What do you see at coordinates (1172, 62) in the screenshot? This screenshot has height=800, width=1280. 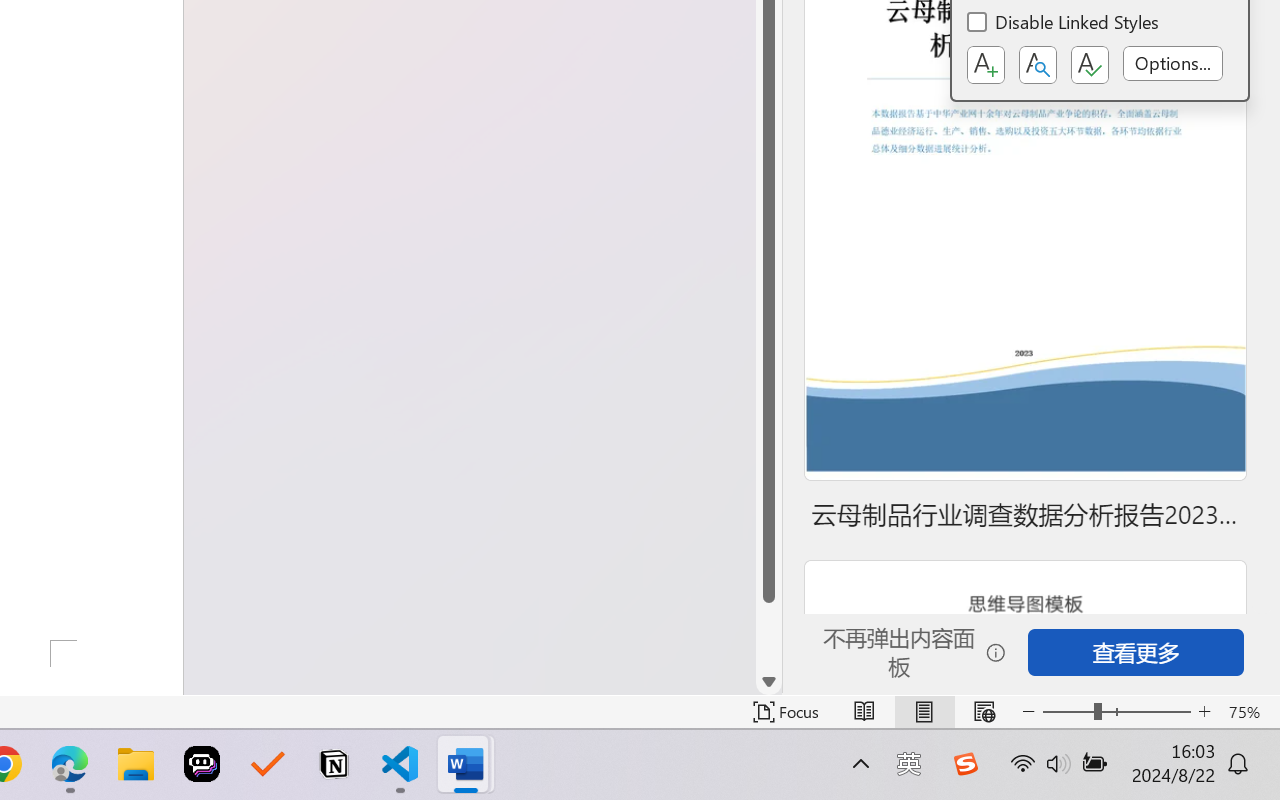 I see `'Options...'` at bounding box center [1172, 62].